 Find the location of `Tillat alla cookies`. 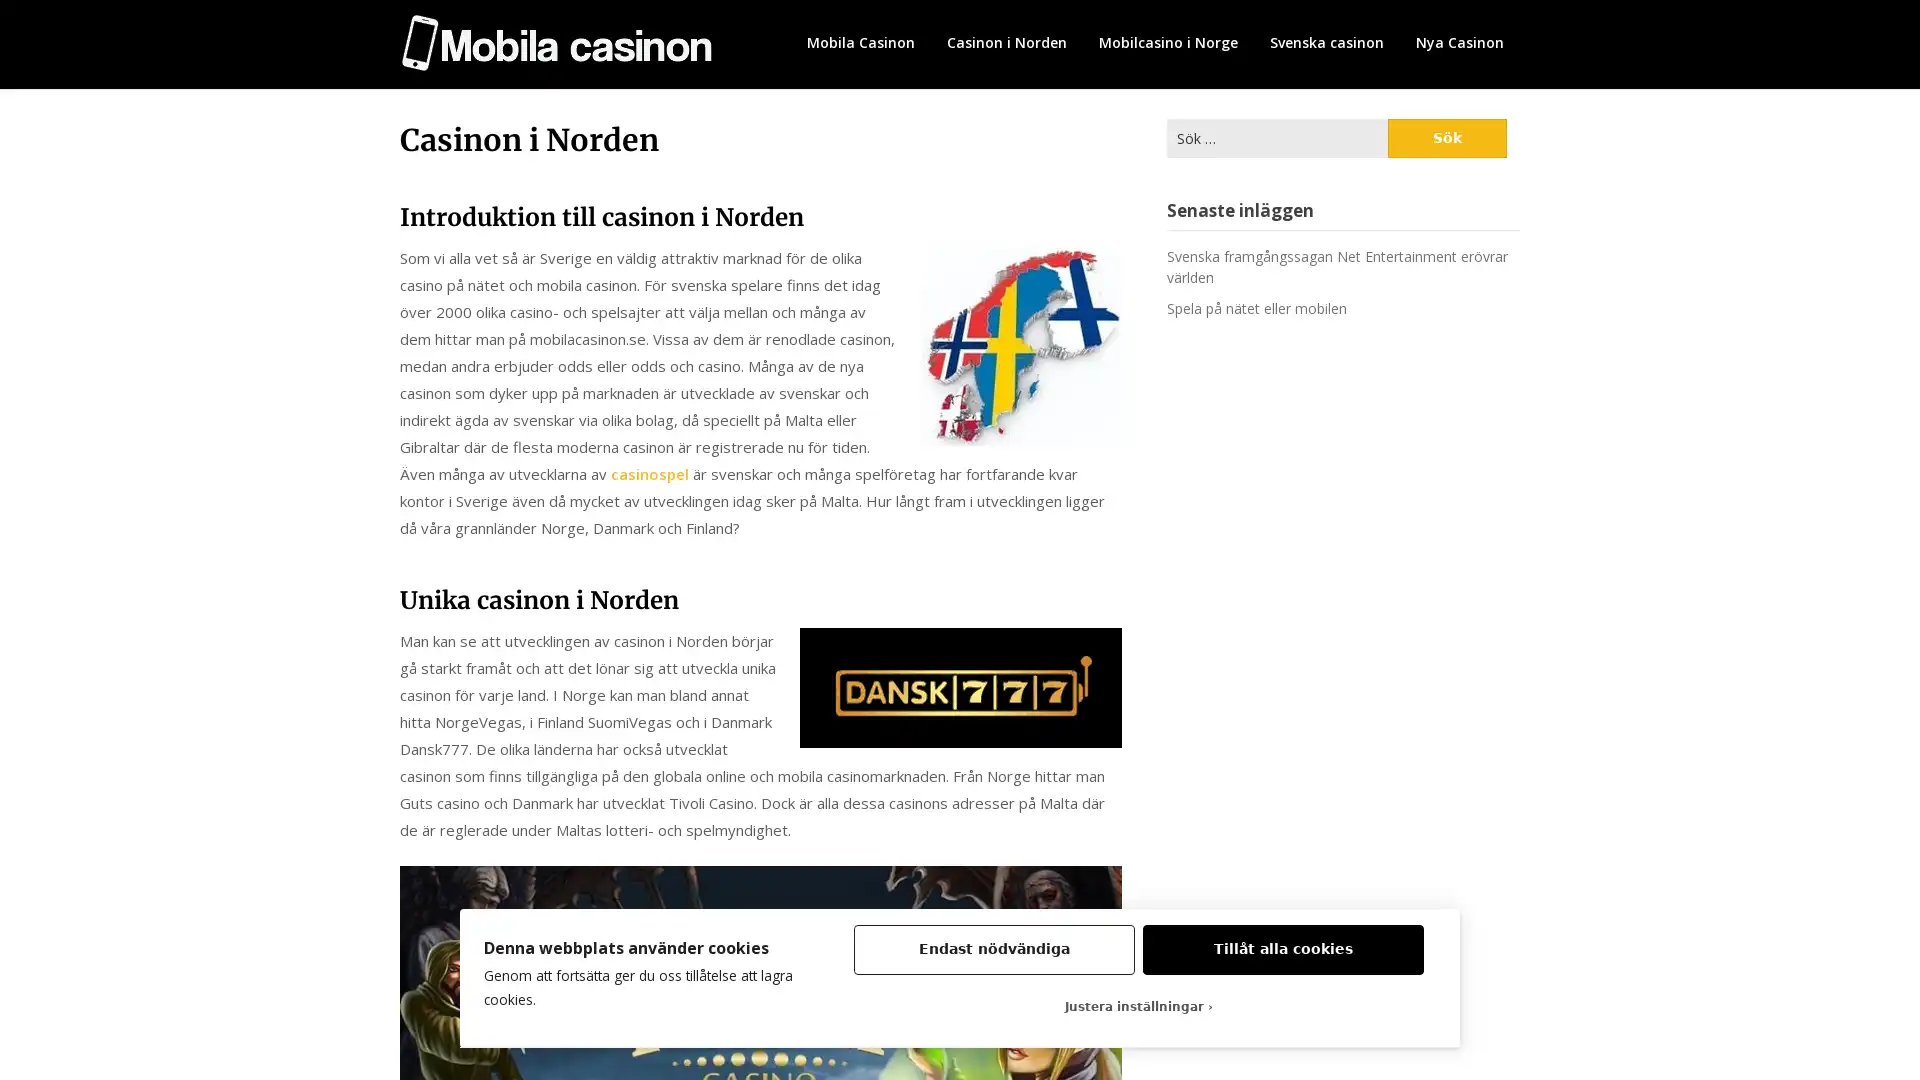

Tillat alla cookies is located at coordinates (1282, 948).